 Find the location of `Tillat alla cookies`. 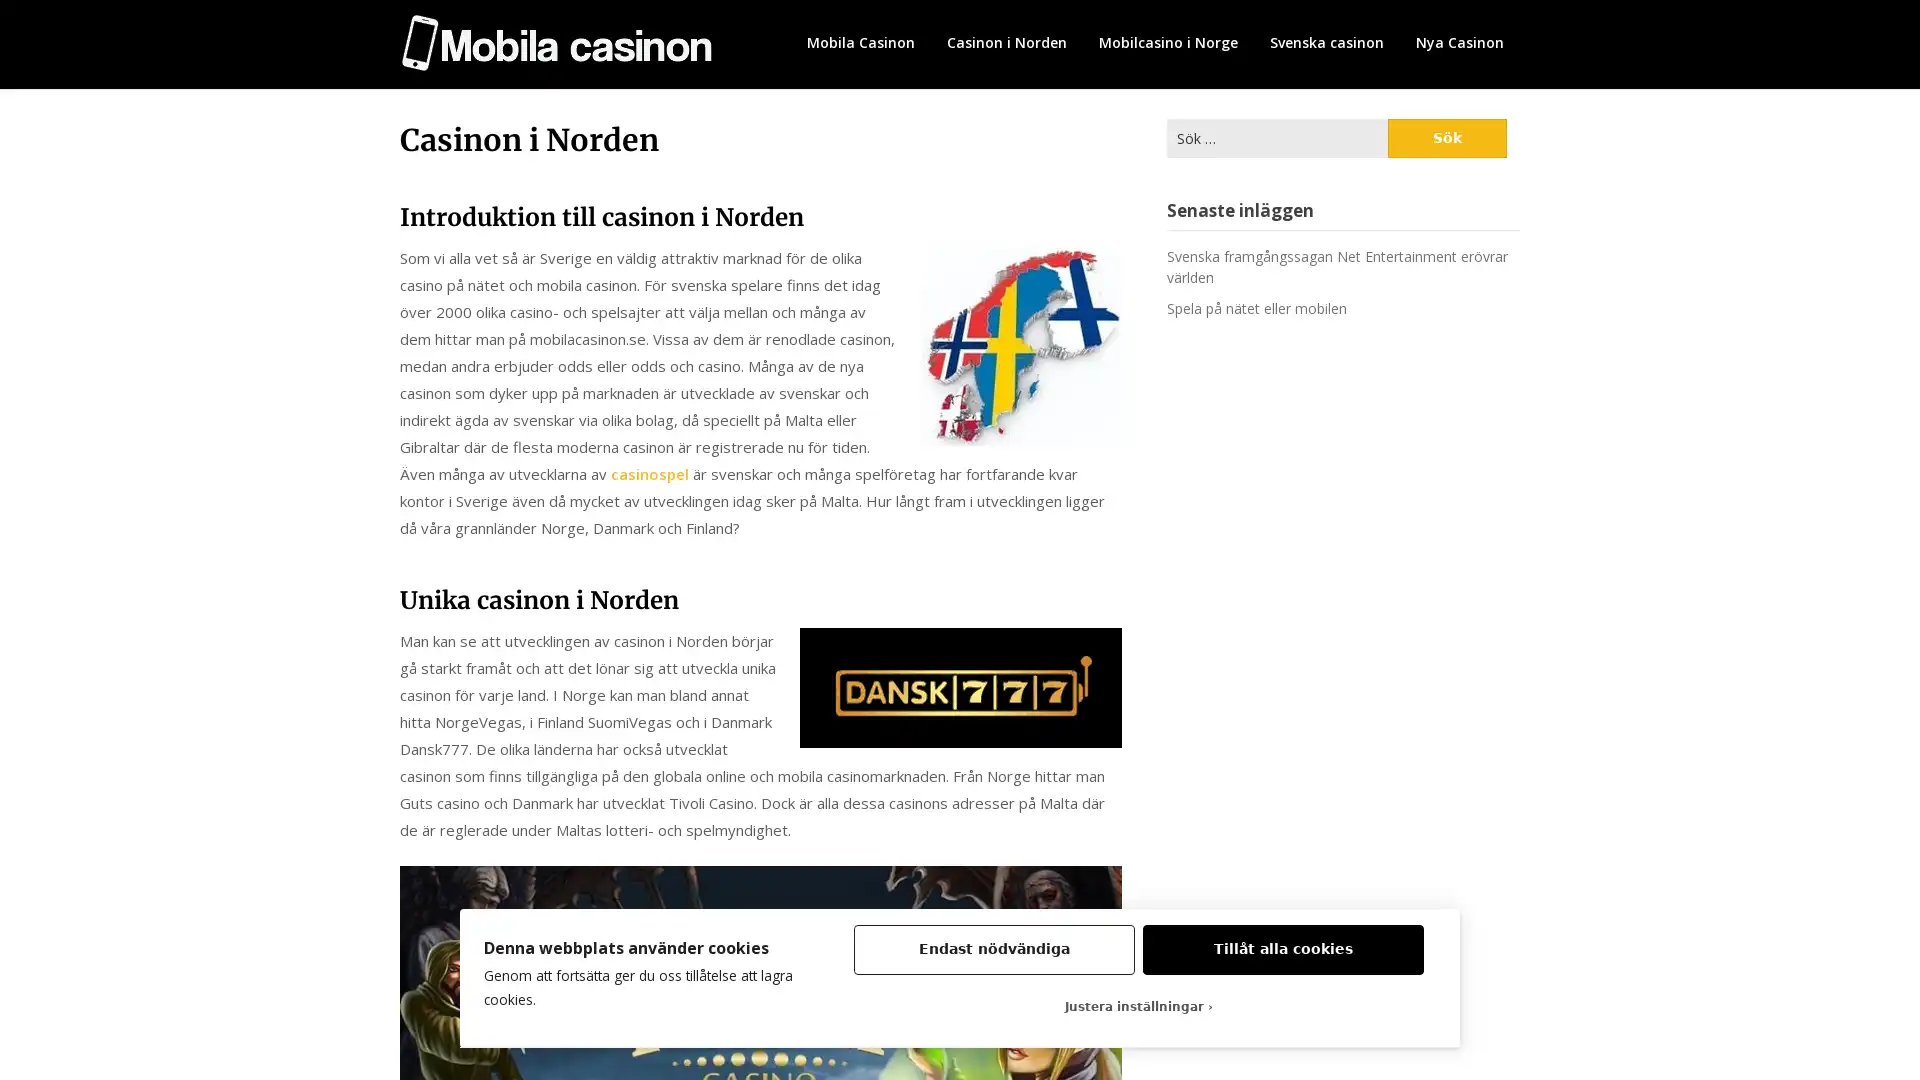

Tillat alla cookies is located at coordinates (1282, 948).